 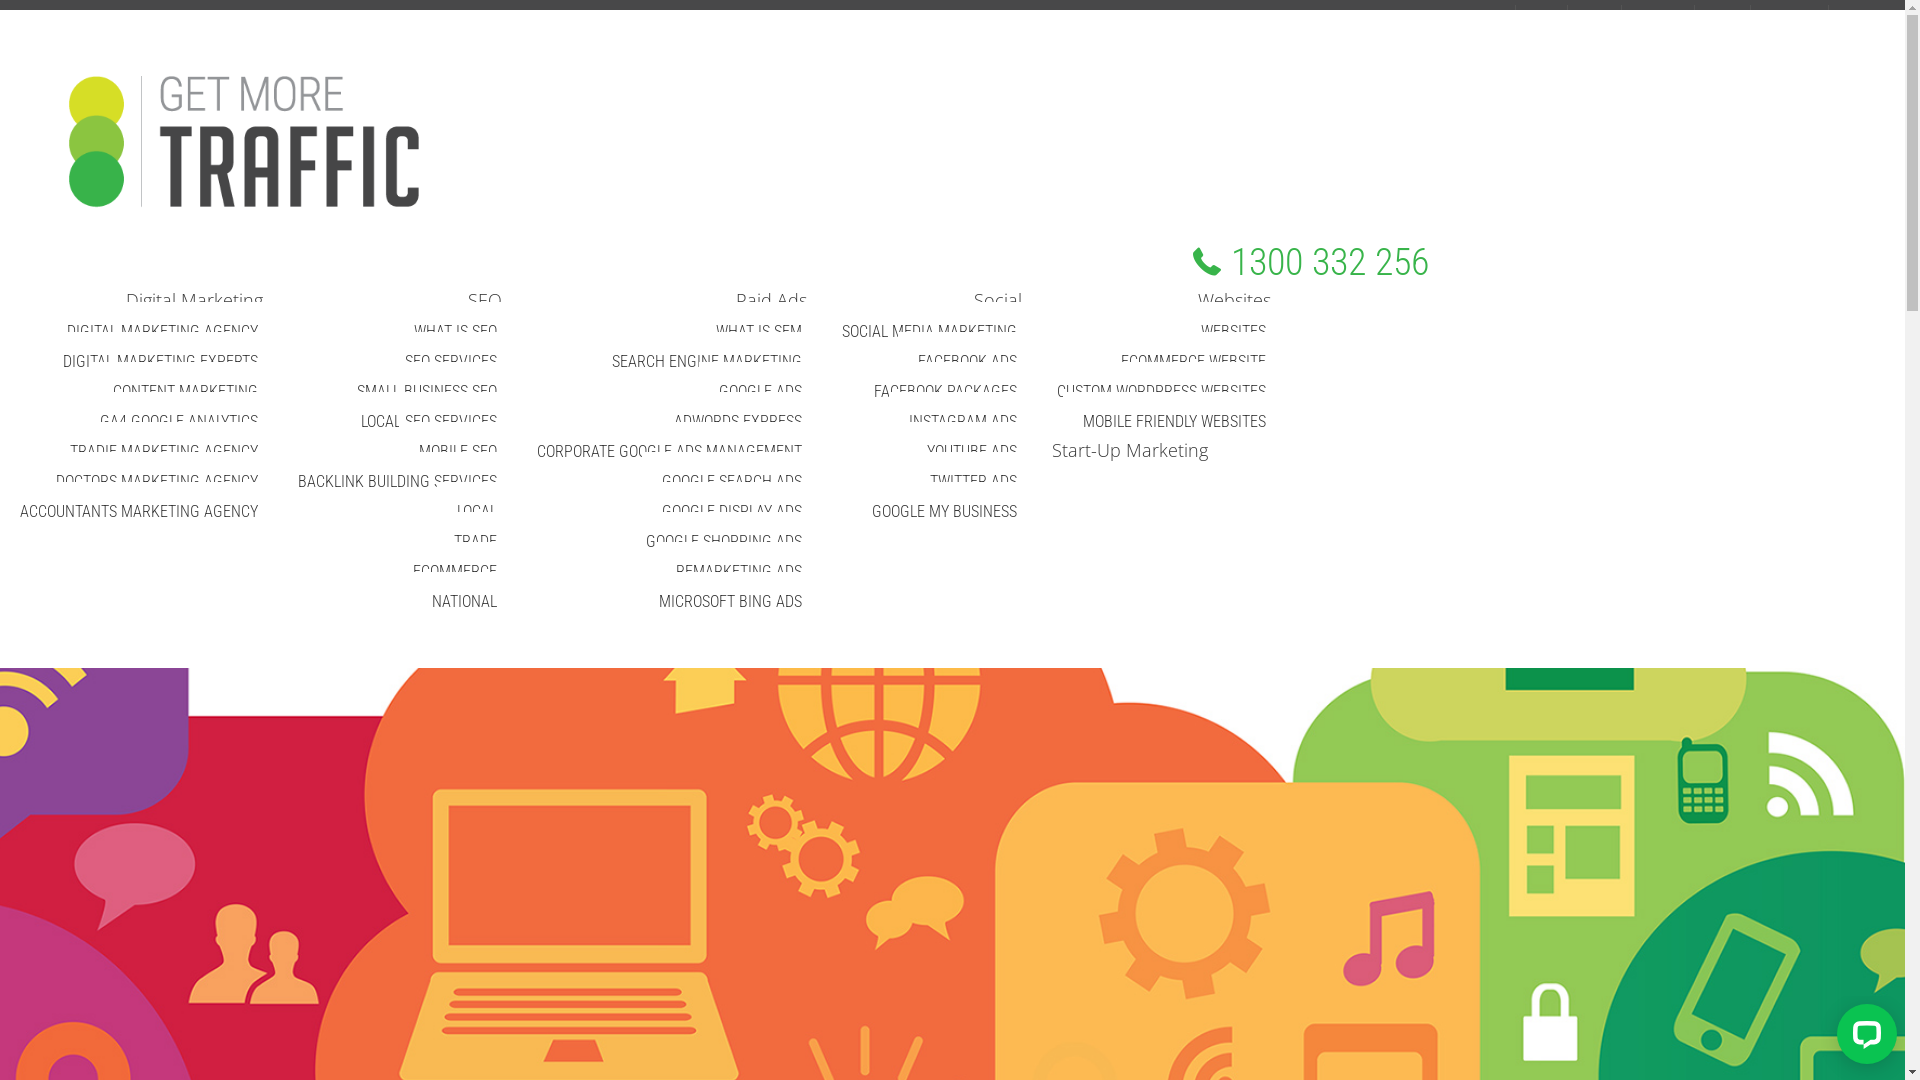 What do you see at coordinates (156, 481) in the screenshot?
I see `'DOCTORS MARKETING AGENCY'` at bounding box center [156, 481].